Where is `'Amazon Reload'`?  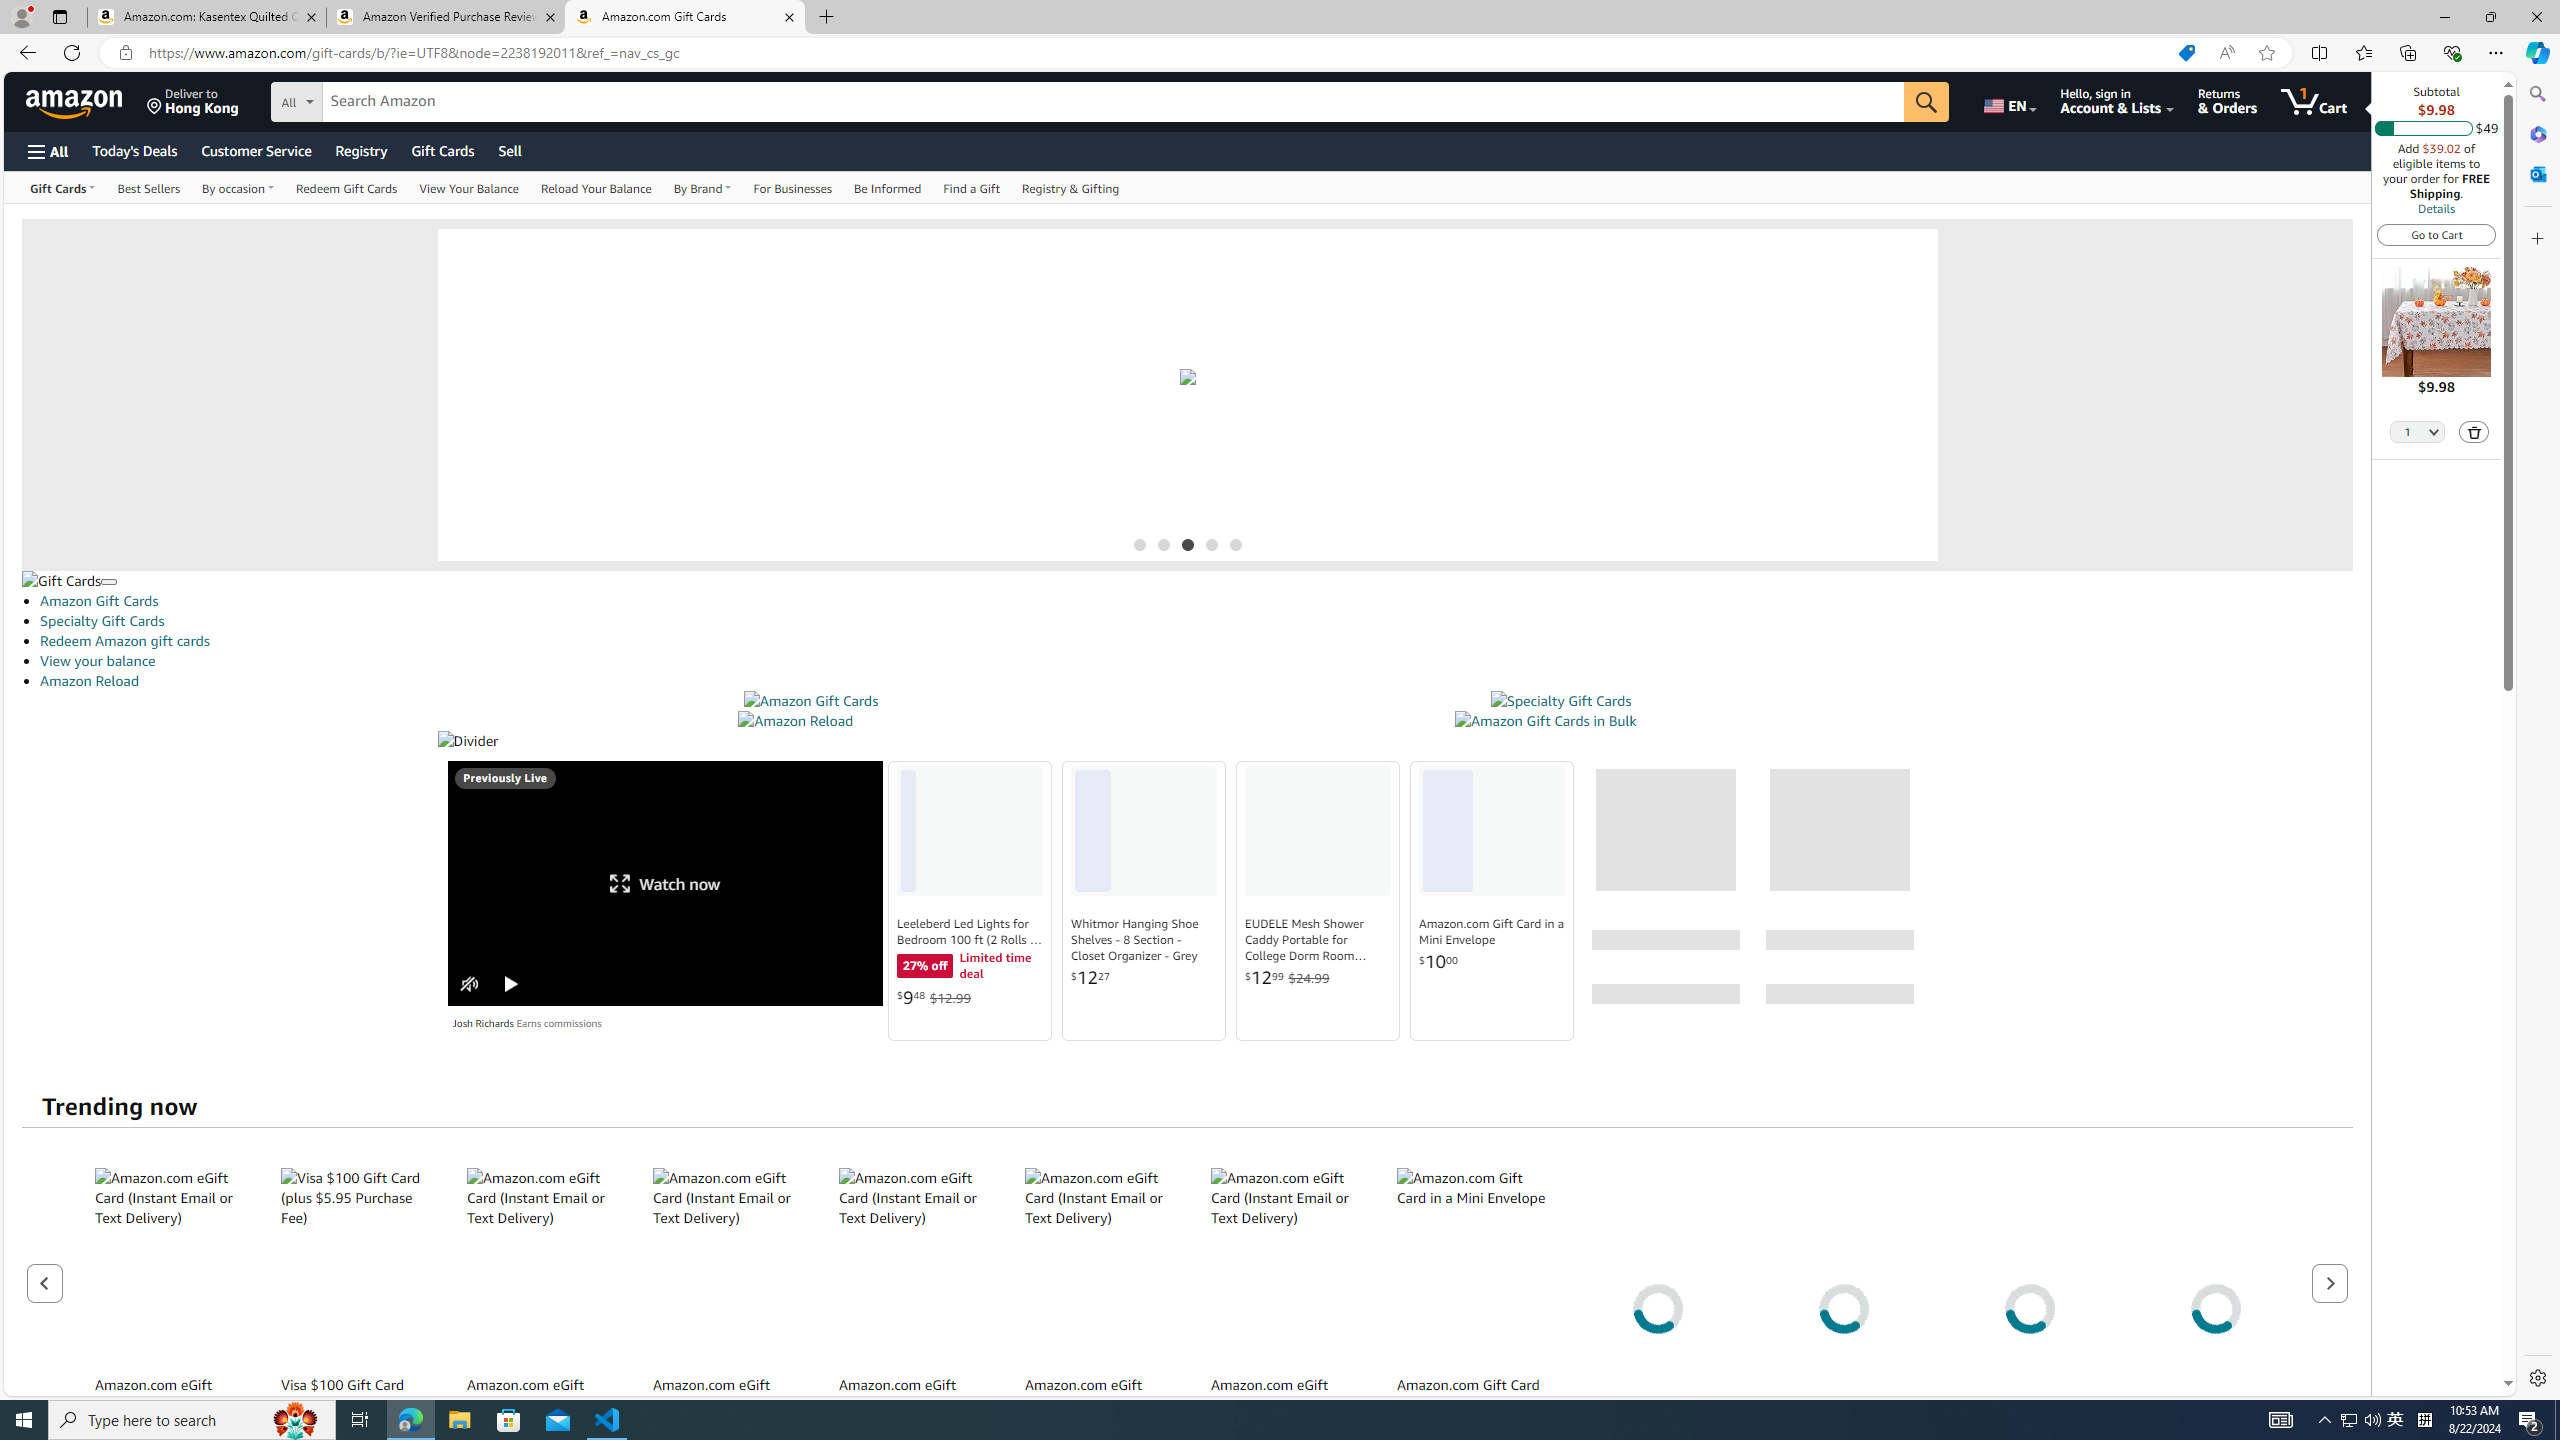 'Amazon Reload' is located at coordinates (795, 720).